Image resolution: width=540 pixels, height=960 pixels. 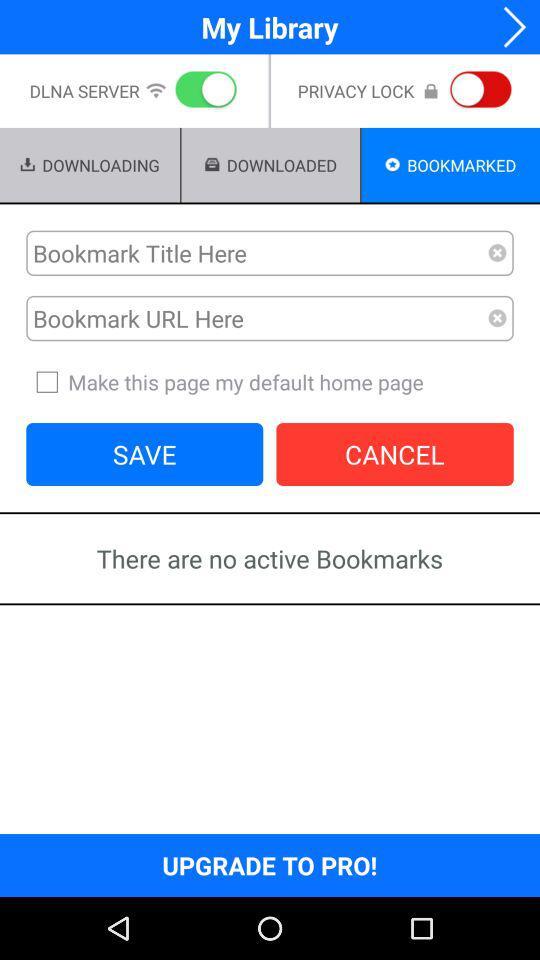 I want to click on the icon to the left of cancel button, so click(x=143, y=454).